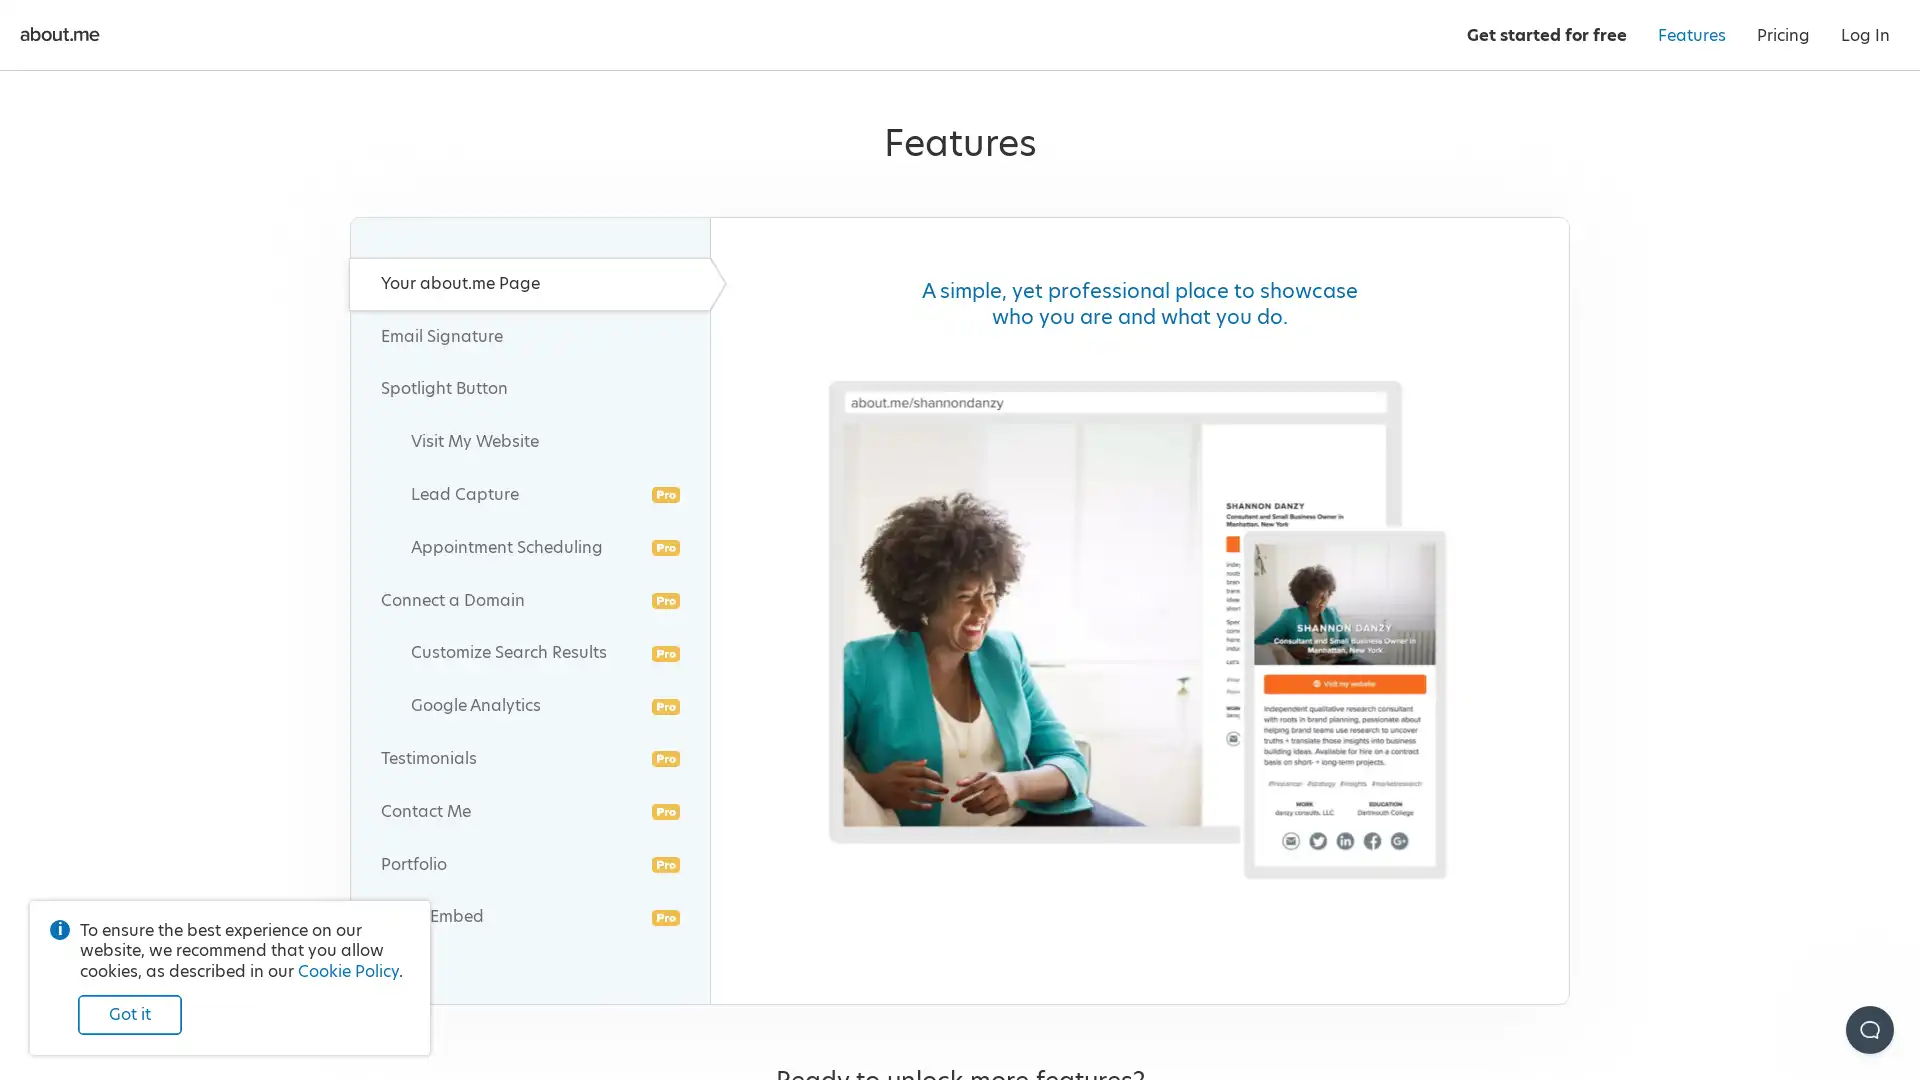  Describe the element at coordinates (128, 1010) in the screenshot. I see `Got it` at that location.